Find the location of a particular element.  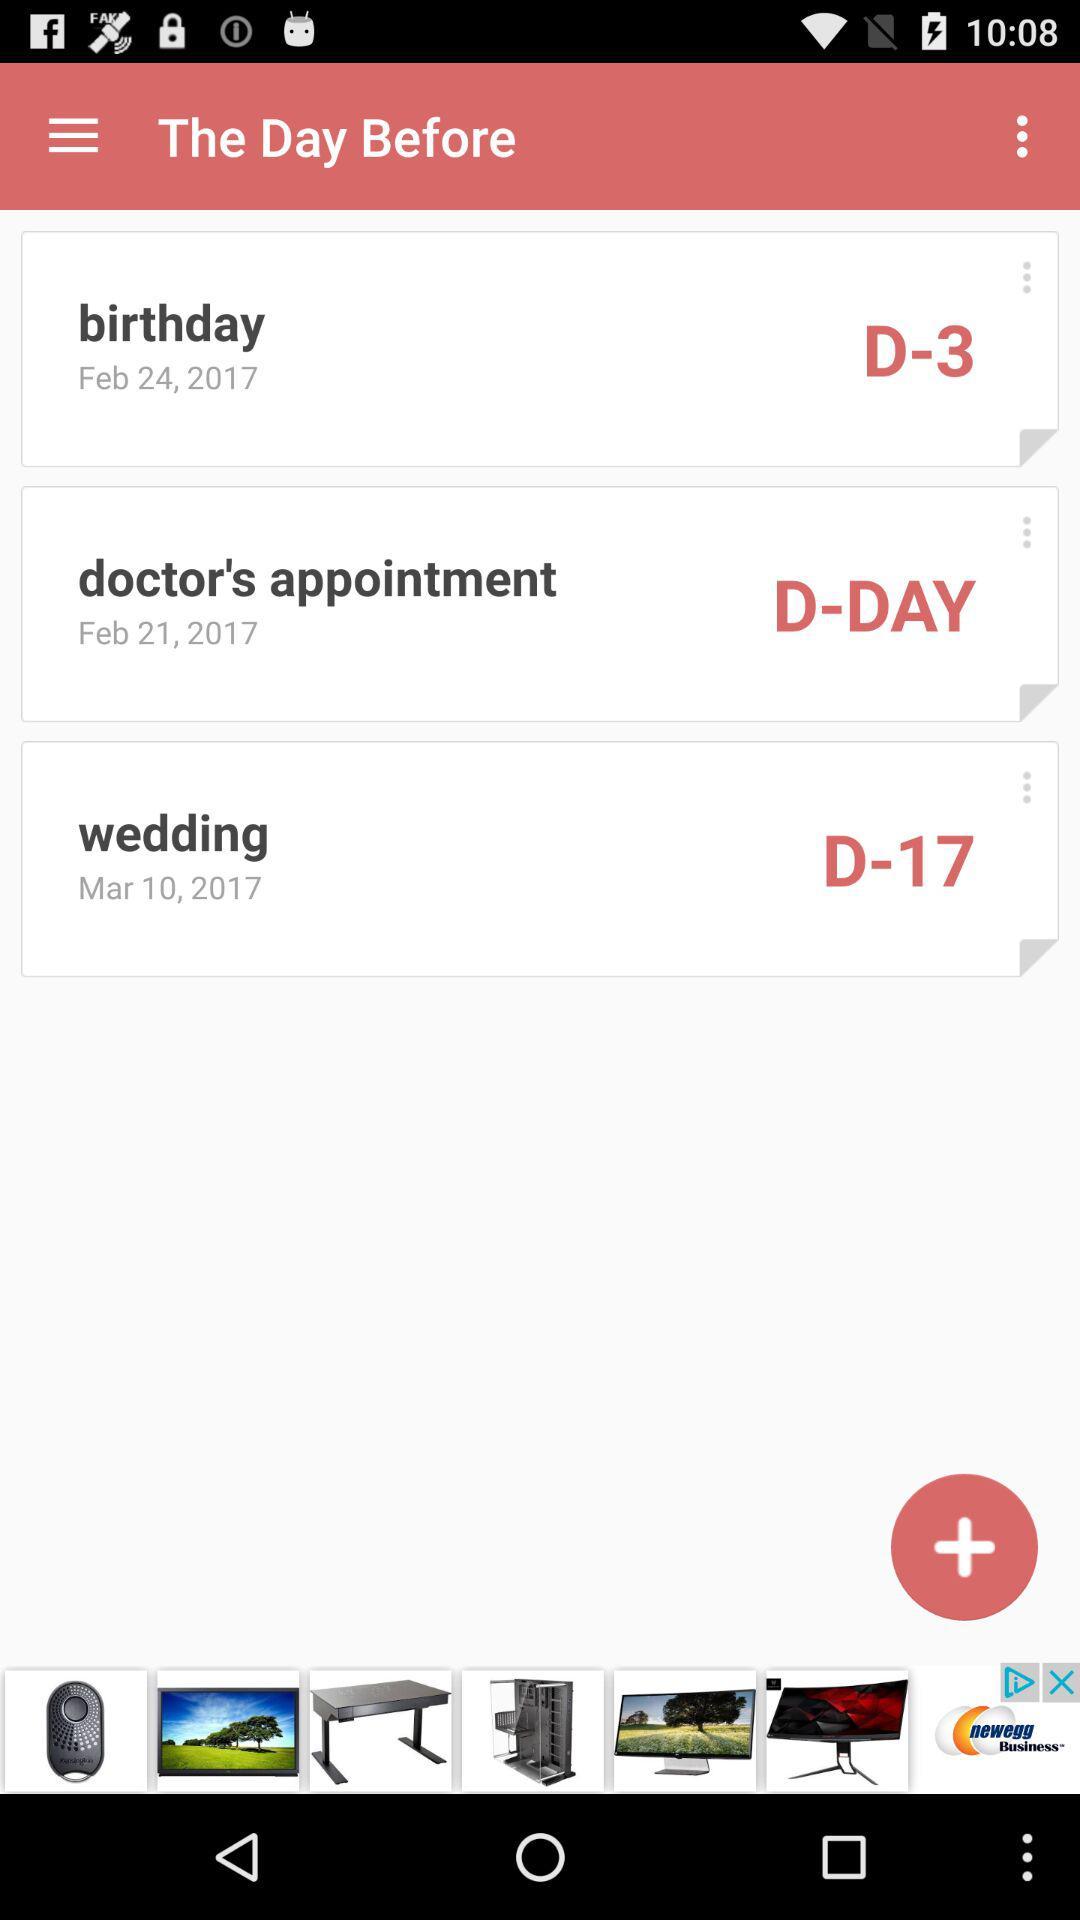

open details is located at coordinates (1026, 532).